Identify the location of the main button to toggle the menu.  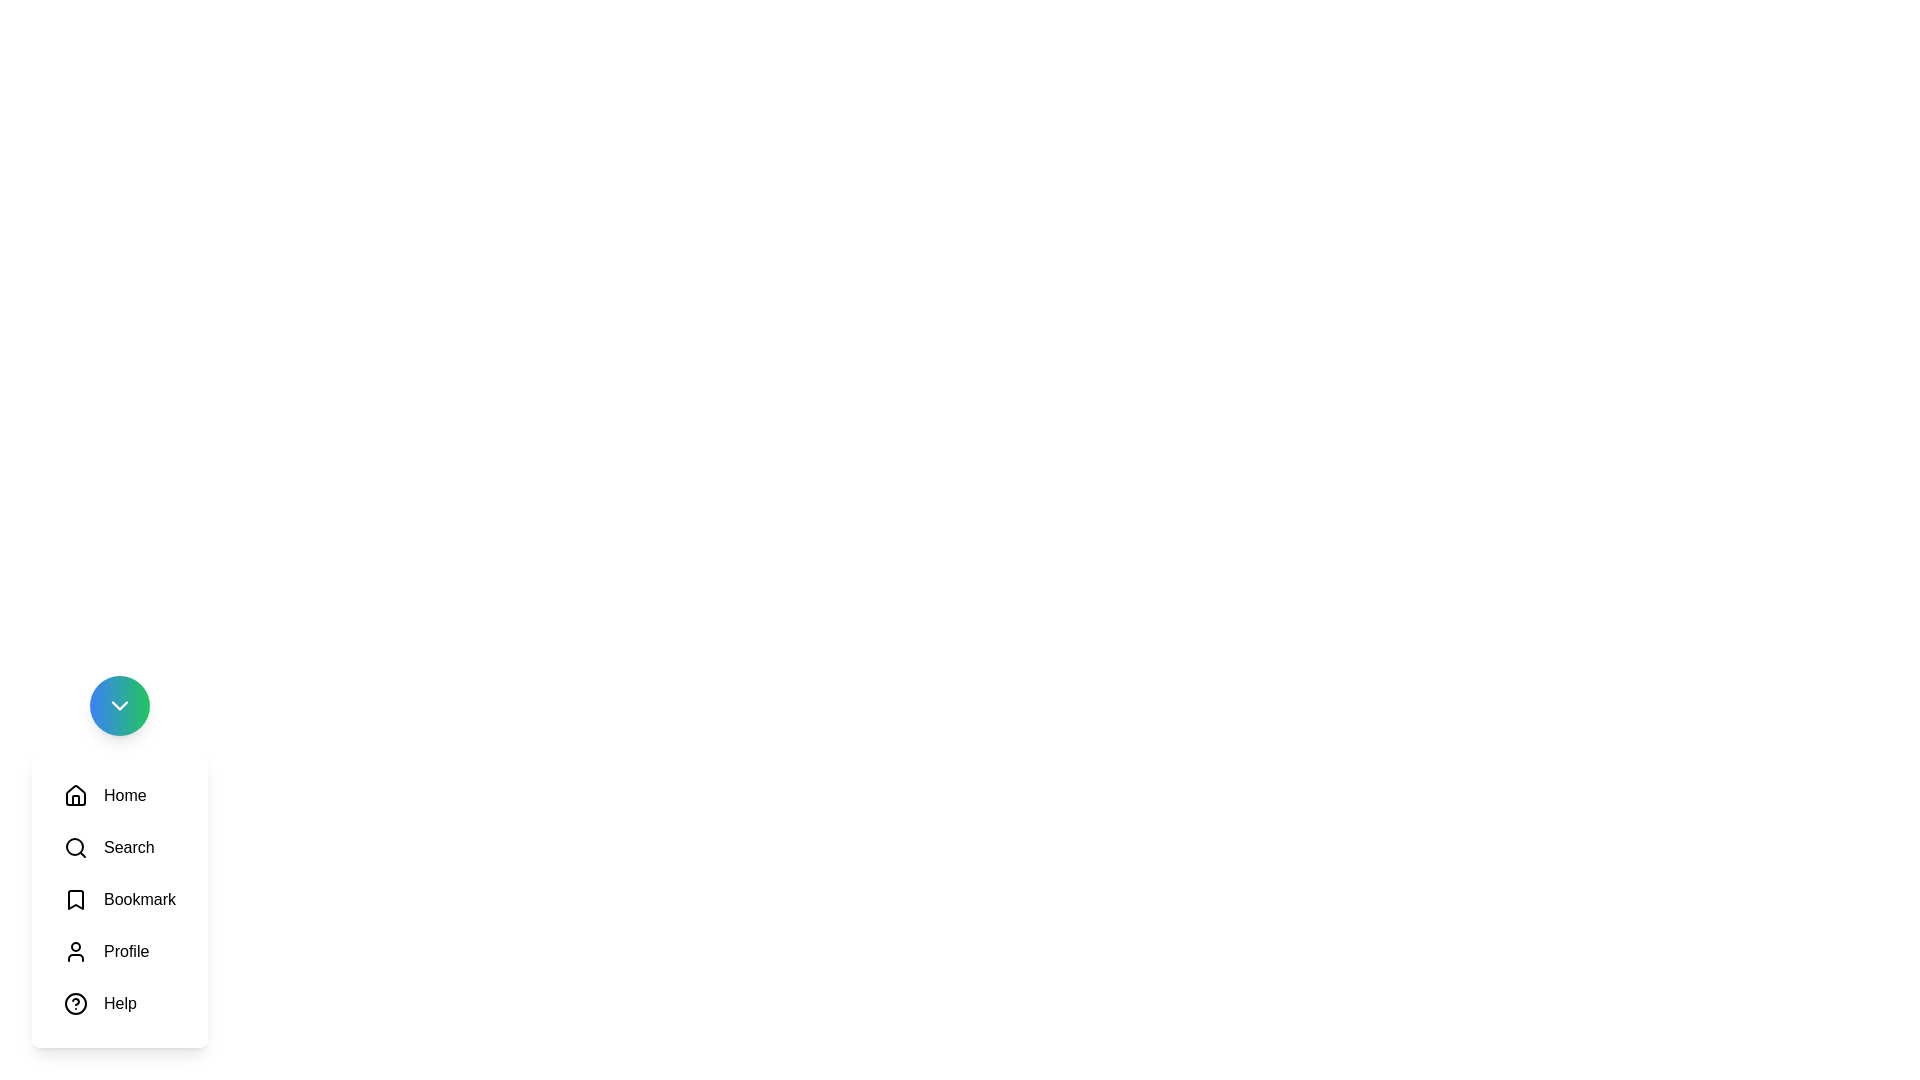
(119, 704).